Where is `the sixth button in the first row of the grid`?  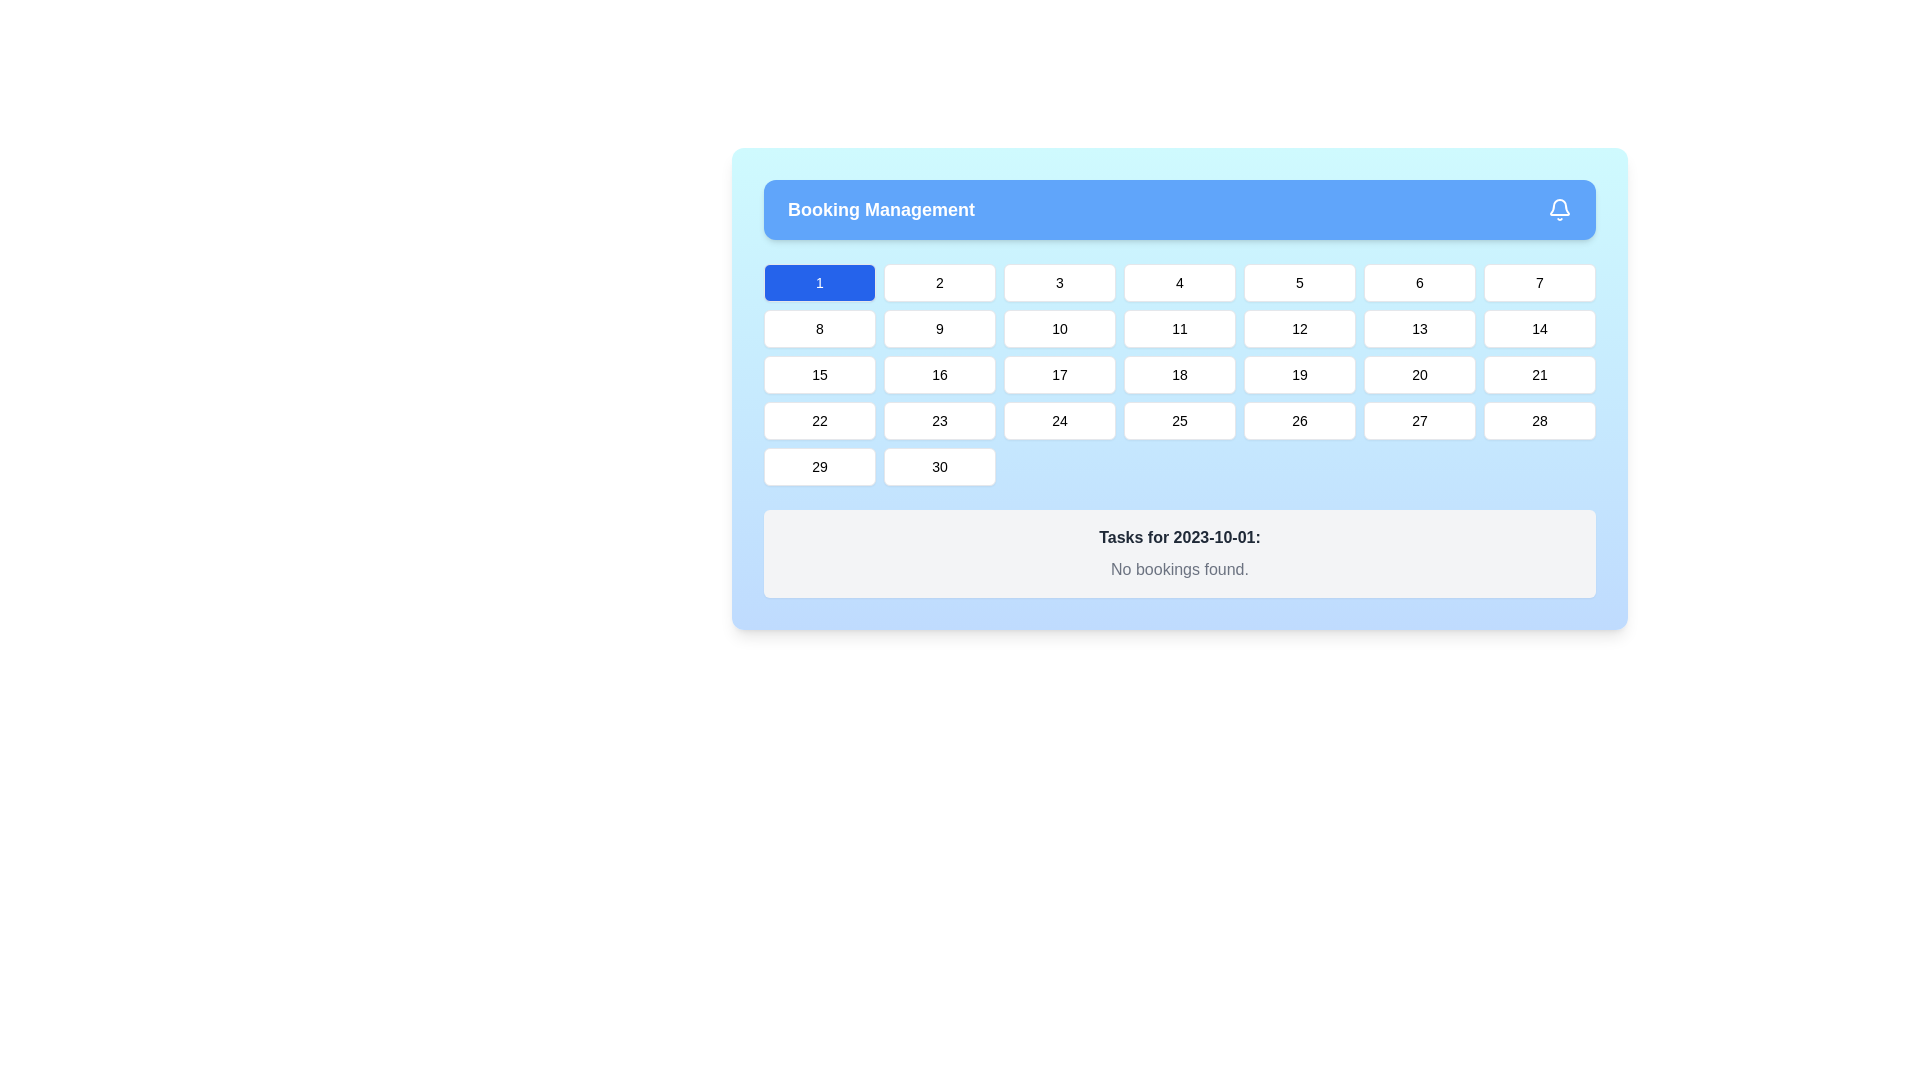 the sixth button in the first row of the grid is located at coordinates (1419, 282).